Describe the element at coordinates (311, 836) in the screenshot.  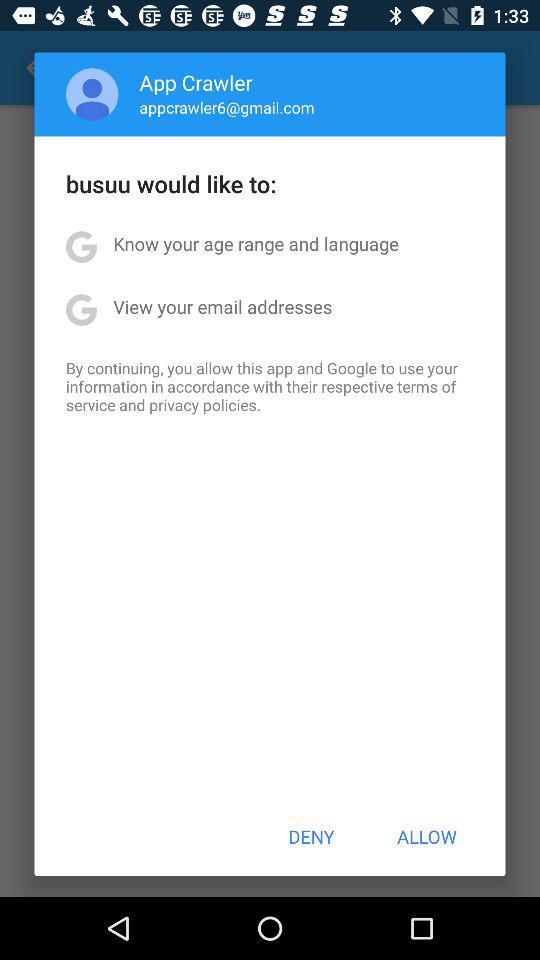
I see `icon below the by continuing you icon` at that location.